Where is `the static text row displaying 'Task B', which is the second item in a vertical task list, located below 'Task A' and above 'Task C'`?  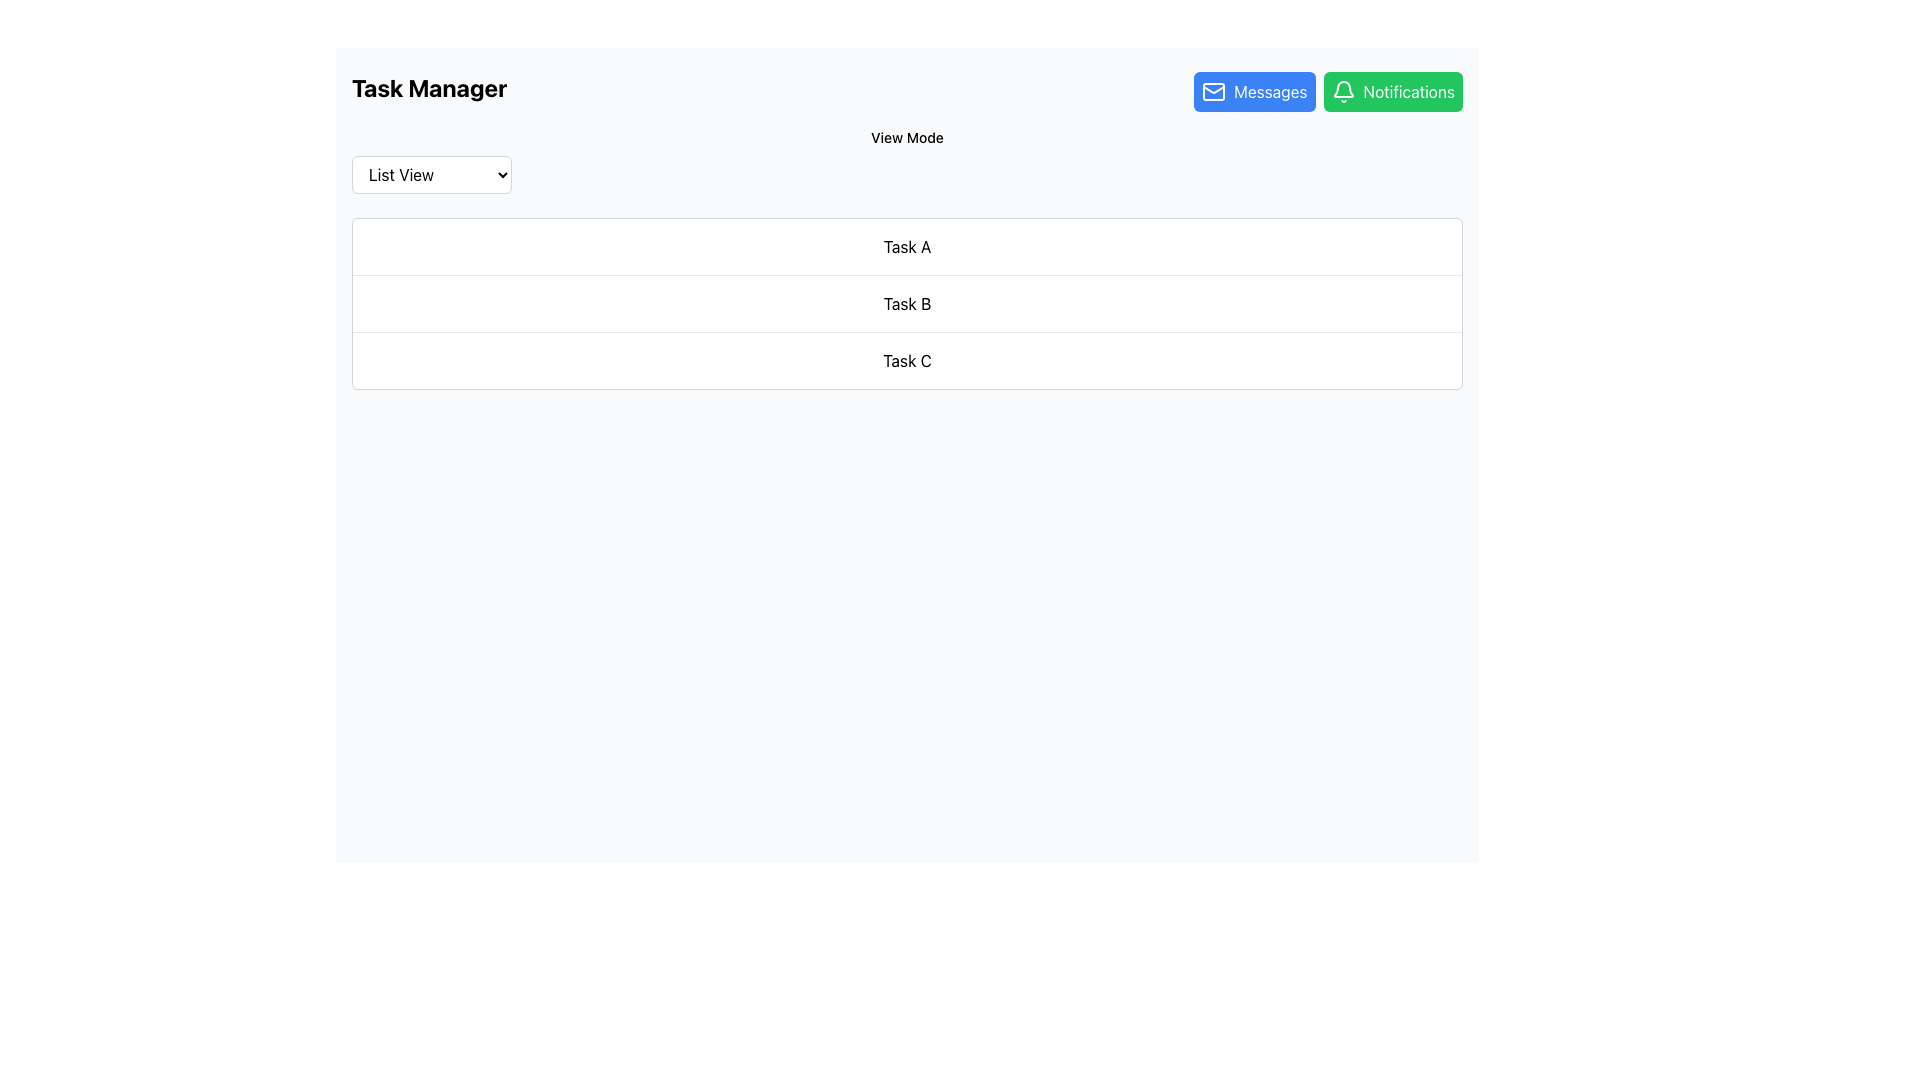
the static text row displaying 'Task B', which is the second item in a vertical task list, located below 'Task A' and above 'Task C' is located at coordinates (906, 303).